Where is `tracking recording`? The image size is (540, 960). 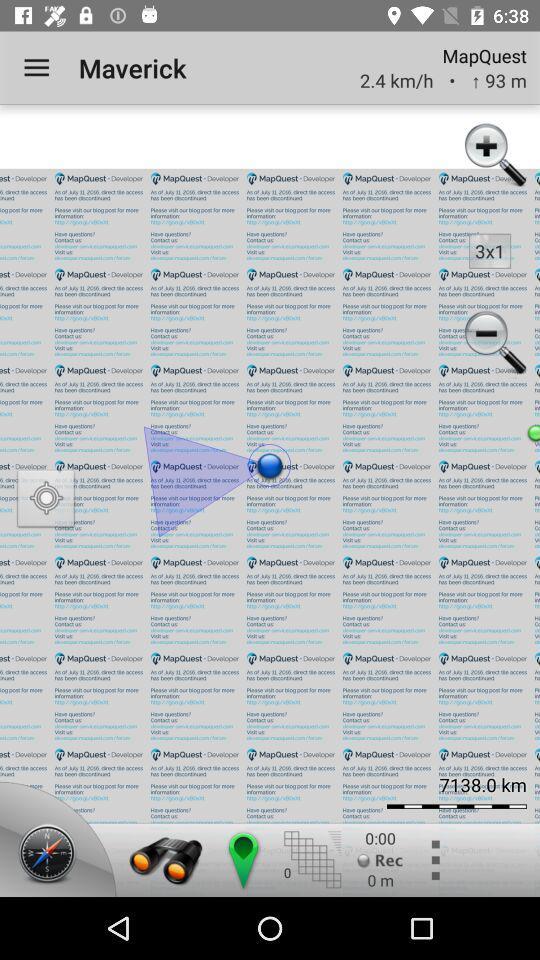
tracking recording is located at coordinates (380, 859).